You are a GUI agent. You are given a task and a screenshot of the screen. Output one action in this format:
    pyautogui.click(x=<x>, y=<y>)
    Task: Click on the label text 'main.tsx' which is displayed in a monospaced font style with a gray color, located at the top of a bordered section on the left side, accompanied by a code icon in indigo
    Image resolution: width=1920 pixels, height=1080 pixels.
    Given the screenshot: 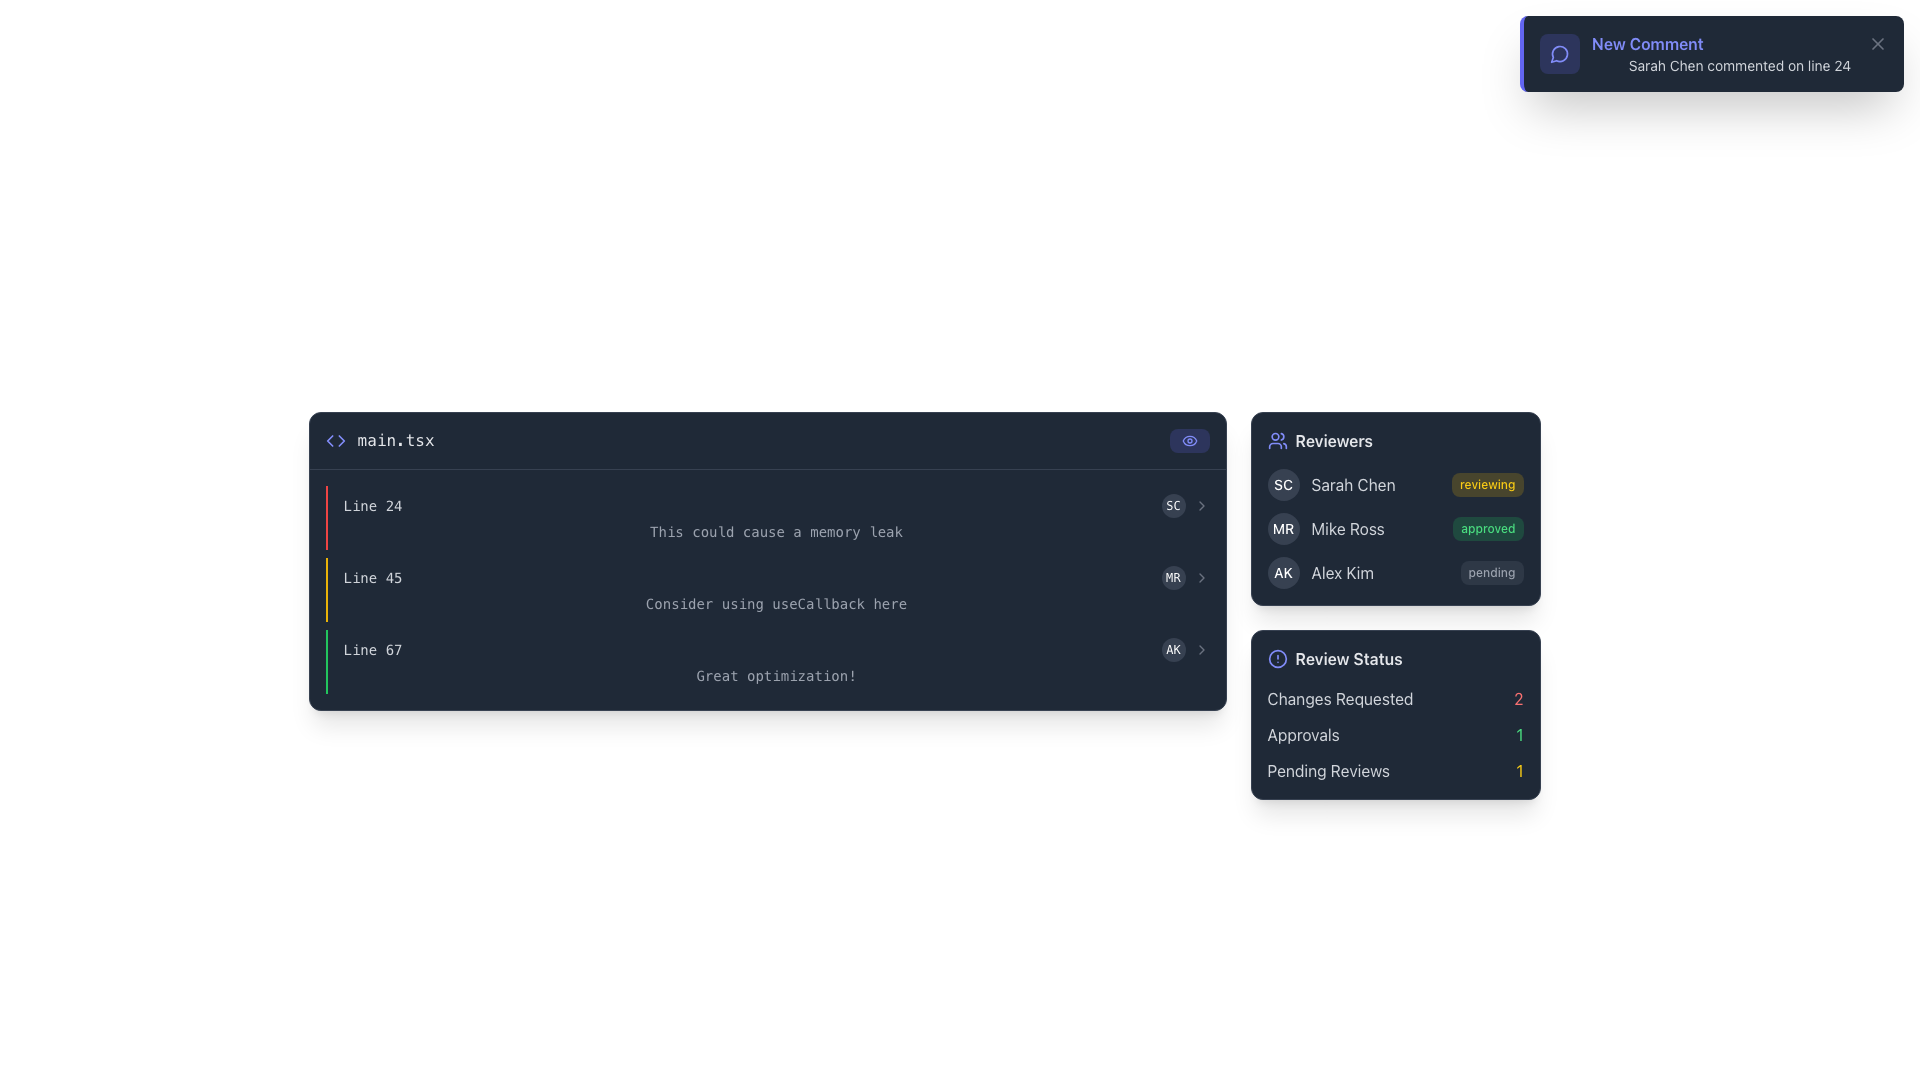 What is the action you would take?
    pyautogui.click(x=379, y=439)
    